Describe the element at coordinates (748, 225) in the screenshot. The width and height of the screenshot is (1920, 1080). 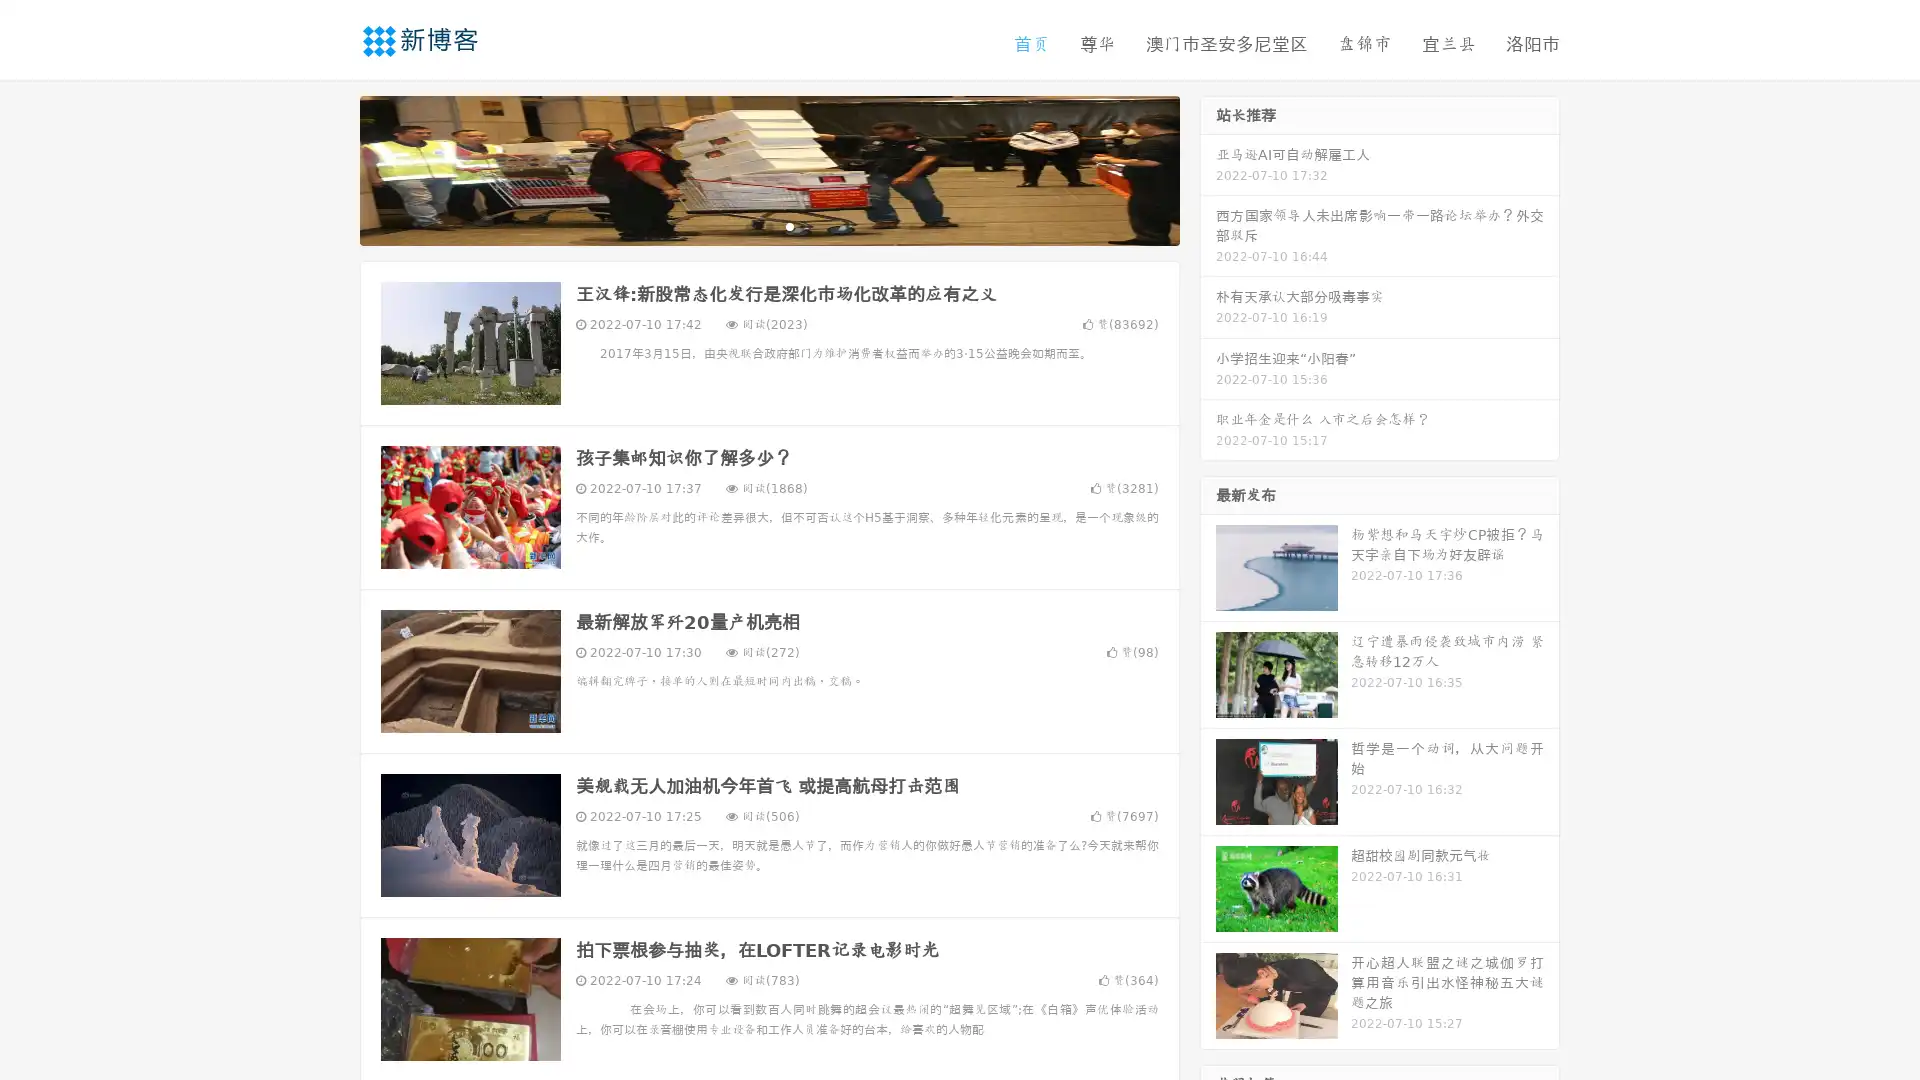
I see `Go to slide 1` at that location.